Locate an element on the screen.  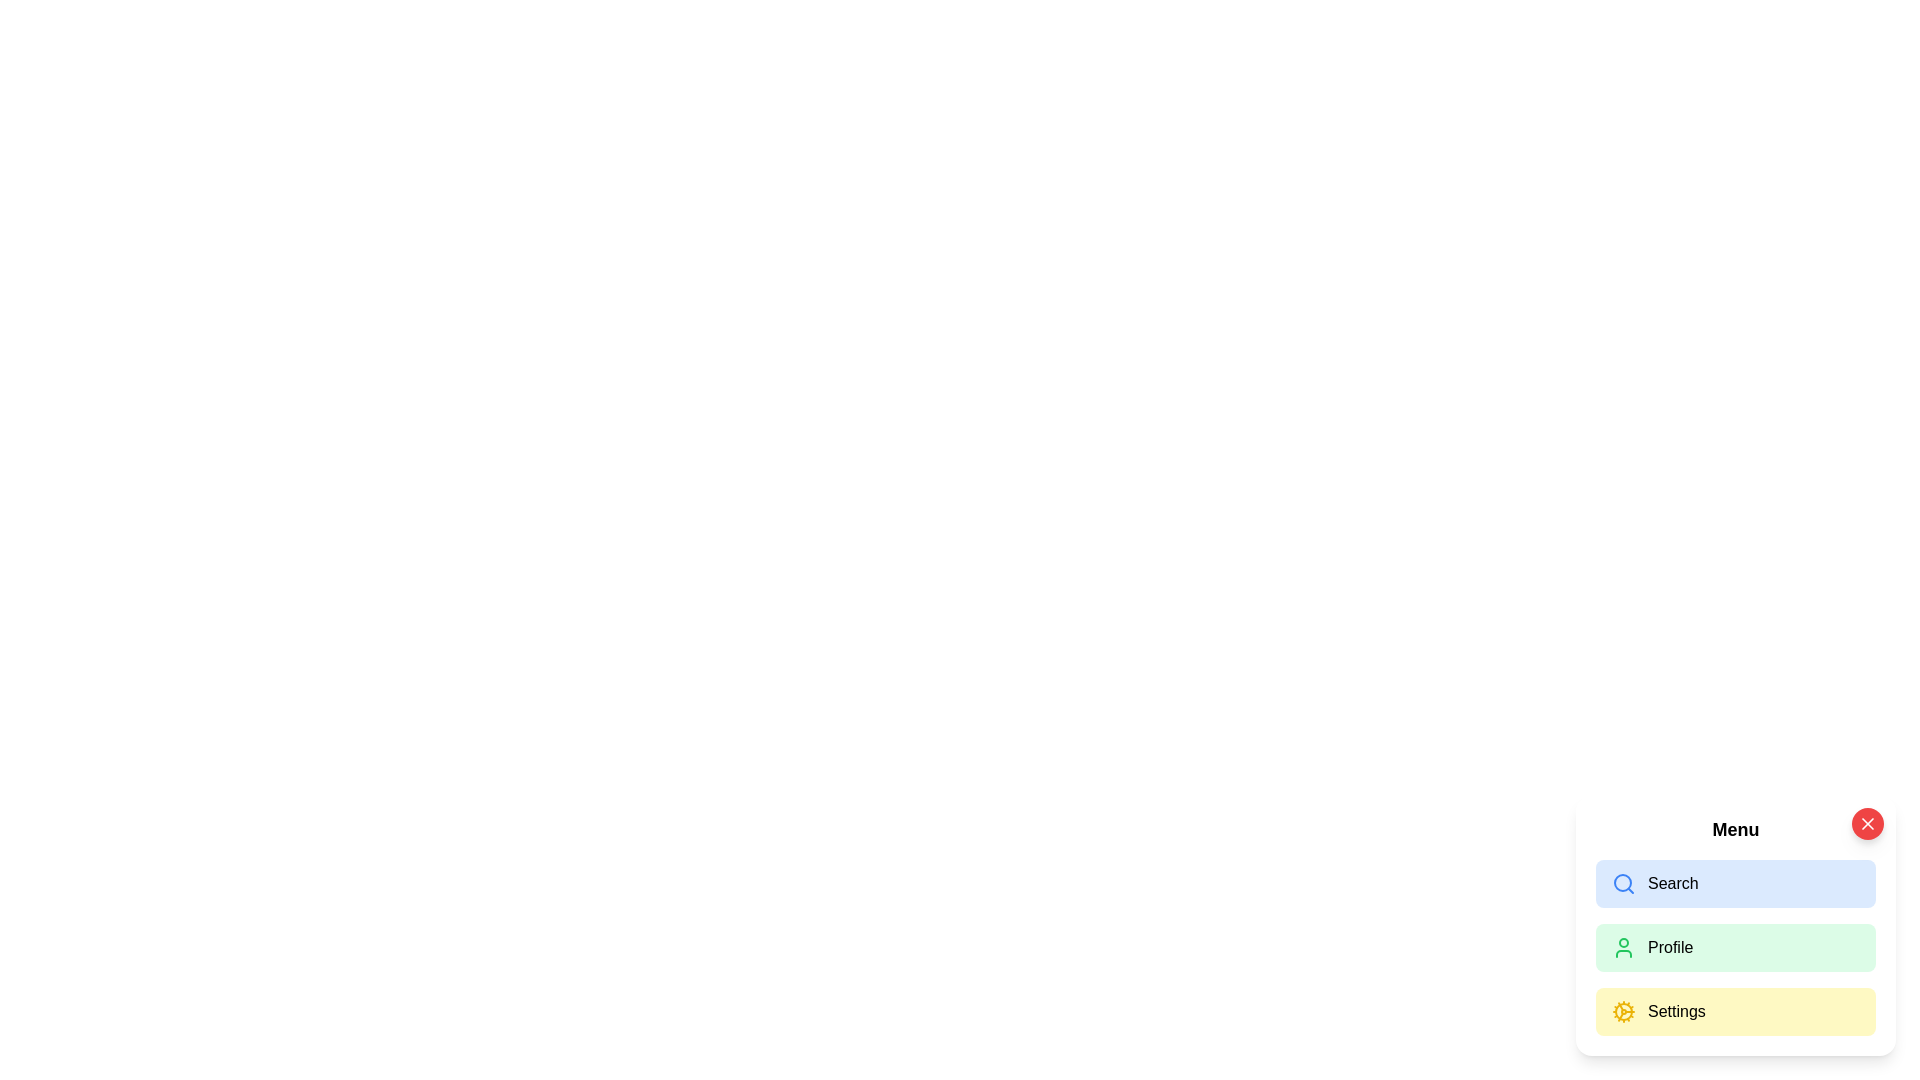
the navigational button that leads to the user's profile, located as the second item in a vertical list of three buttons within a menu, situated below the 'Search' button and above the 'Settings' button is located at coordinates (1735, 947).